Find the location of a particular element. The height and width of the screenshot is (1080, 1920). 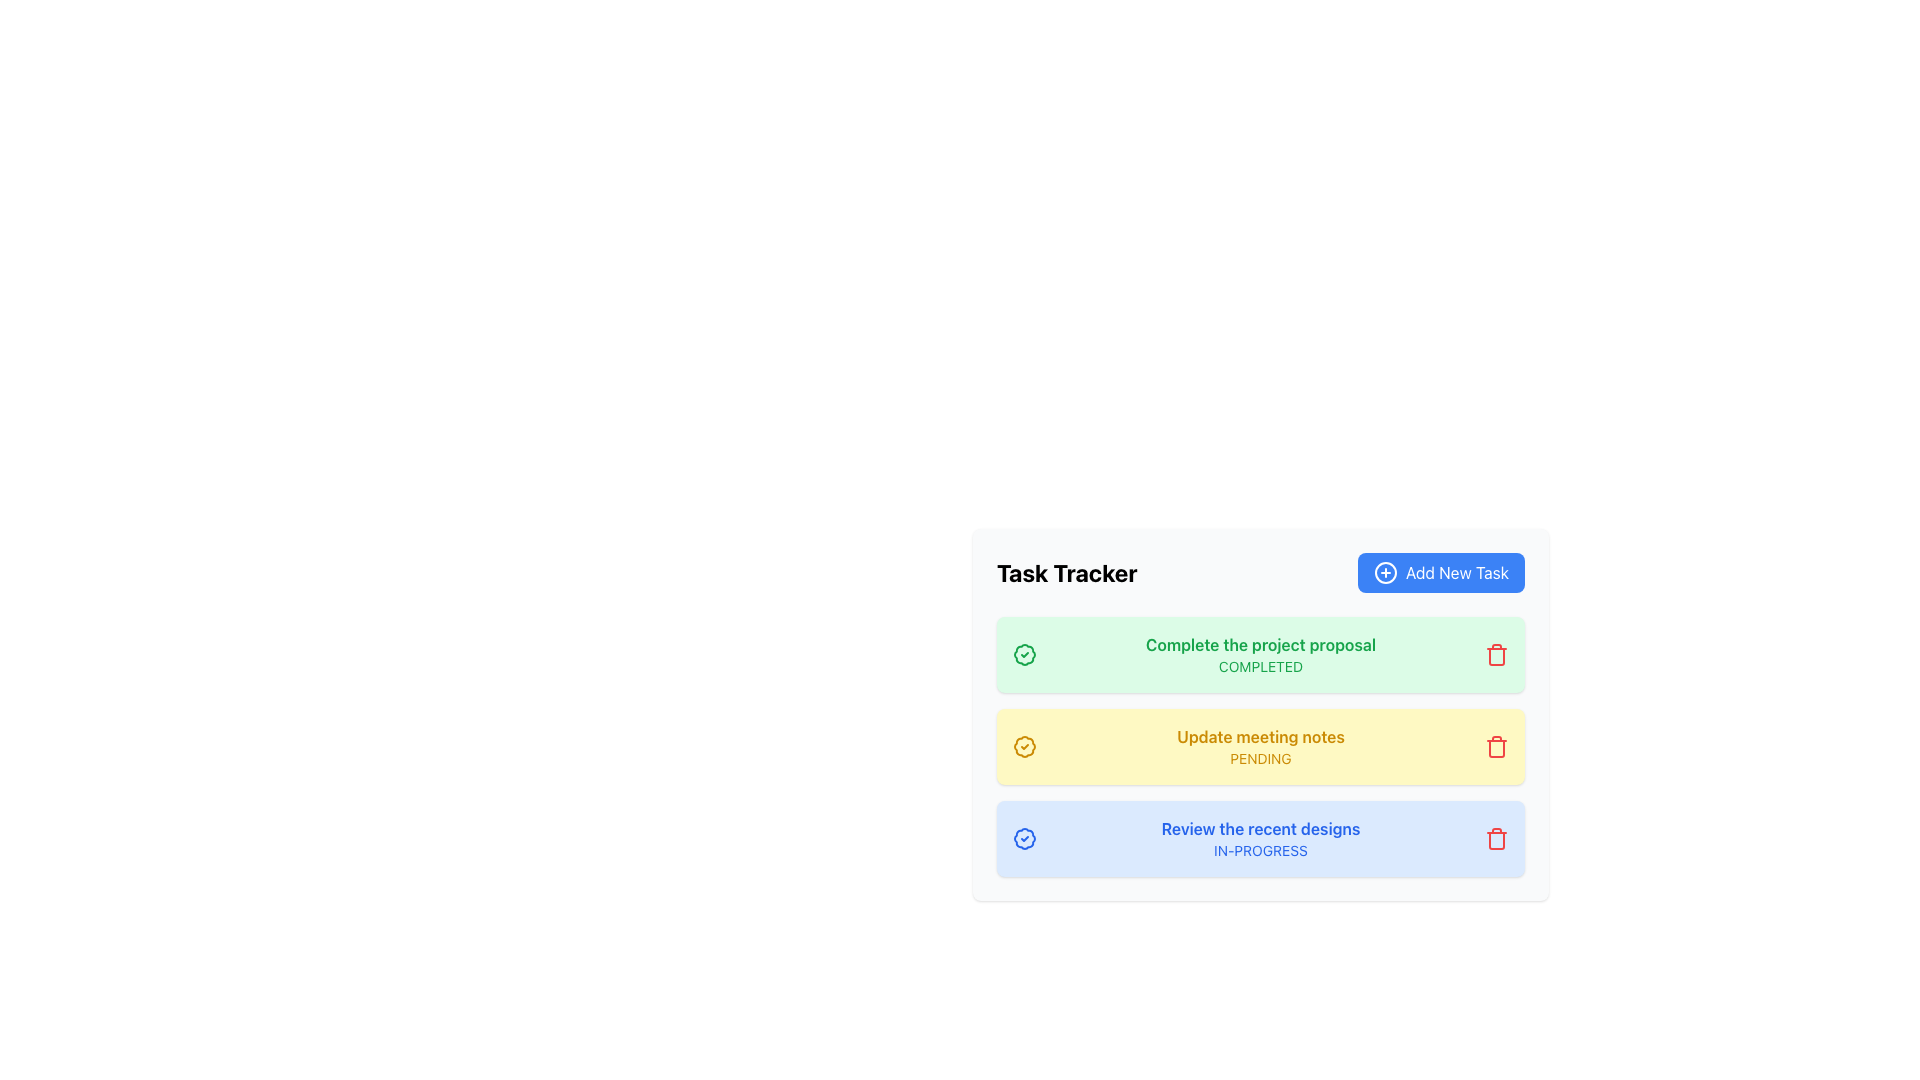

the task title of the second task item in the 'Task Tracker' application is located at coordinates (1260, 747).